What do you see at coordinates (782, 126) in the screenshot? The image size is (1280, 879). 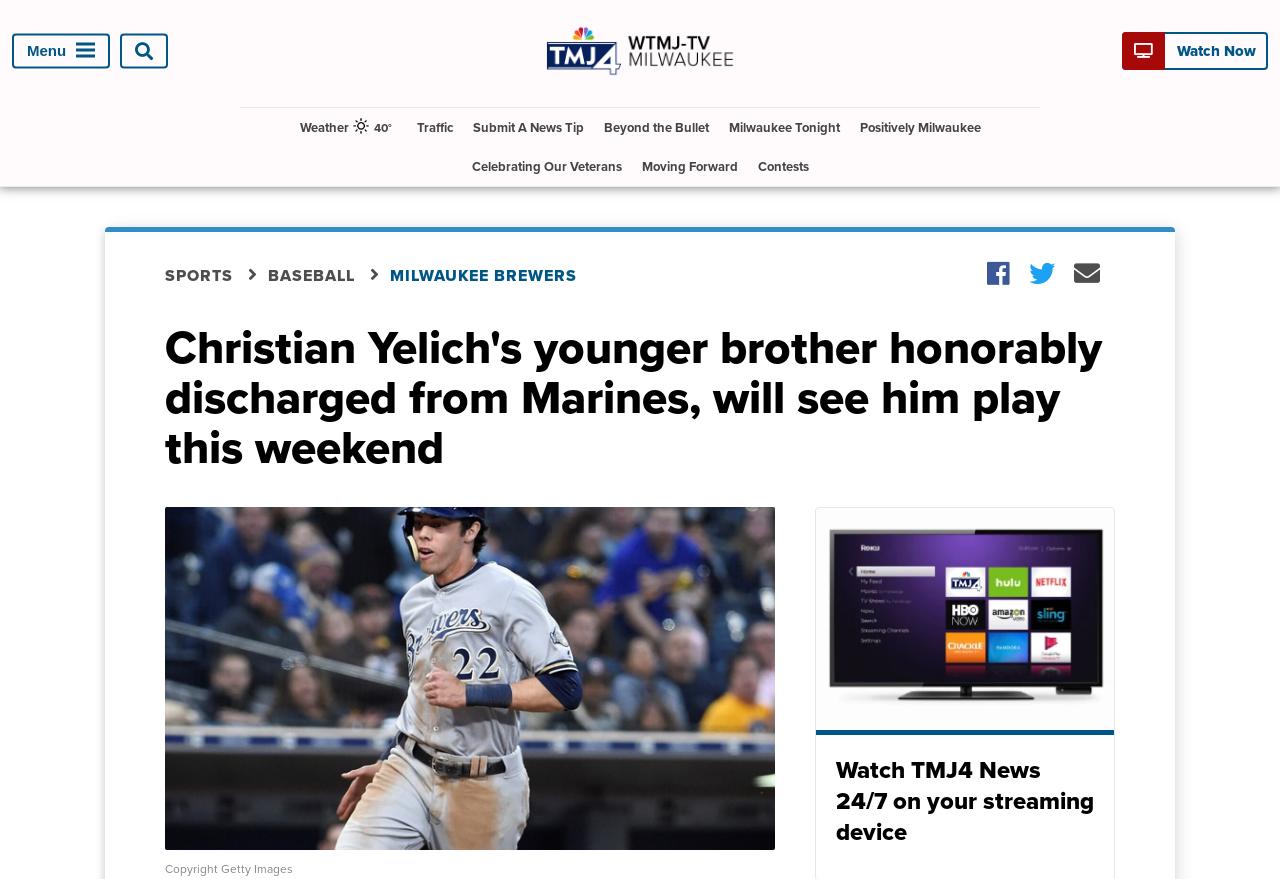 I see `'Milwaukee Tonight'` at bounding box center [782, 126].